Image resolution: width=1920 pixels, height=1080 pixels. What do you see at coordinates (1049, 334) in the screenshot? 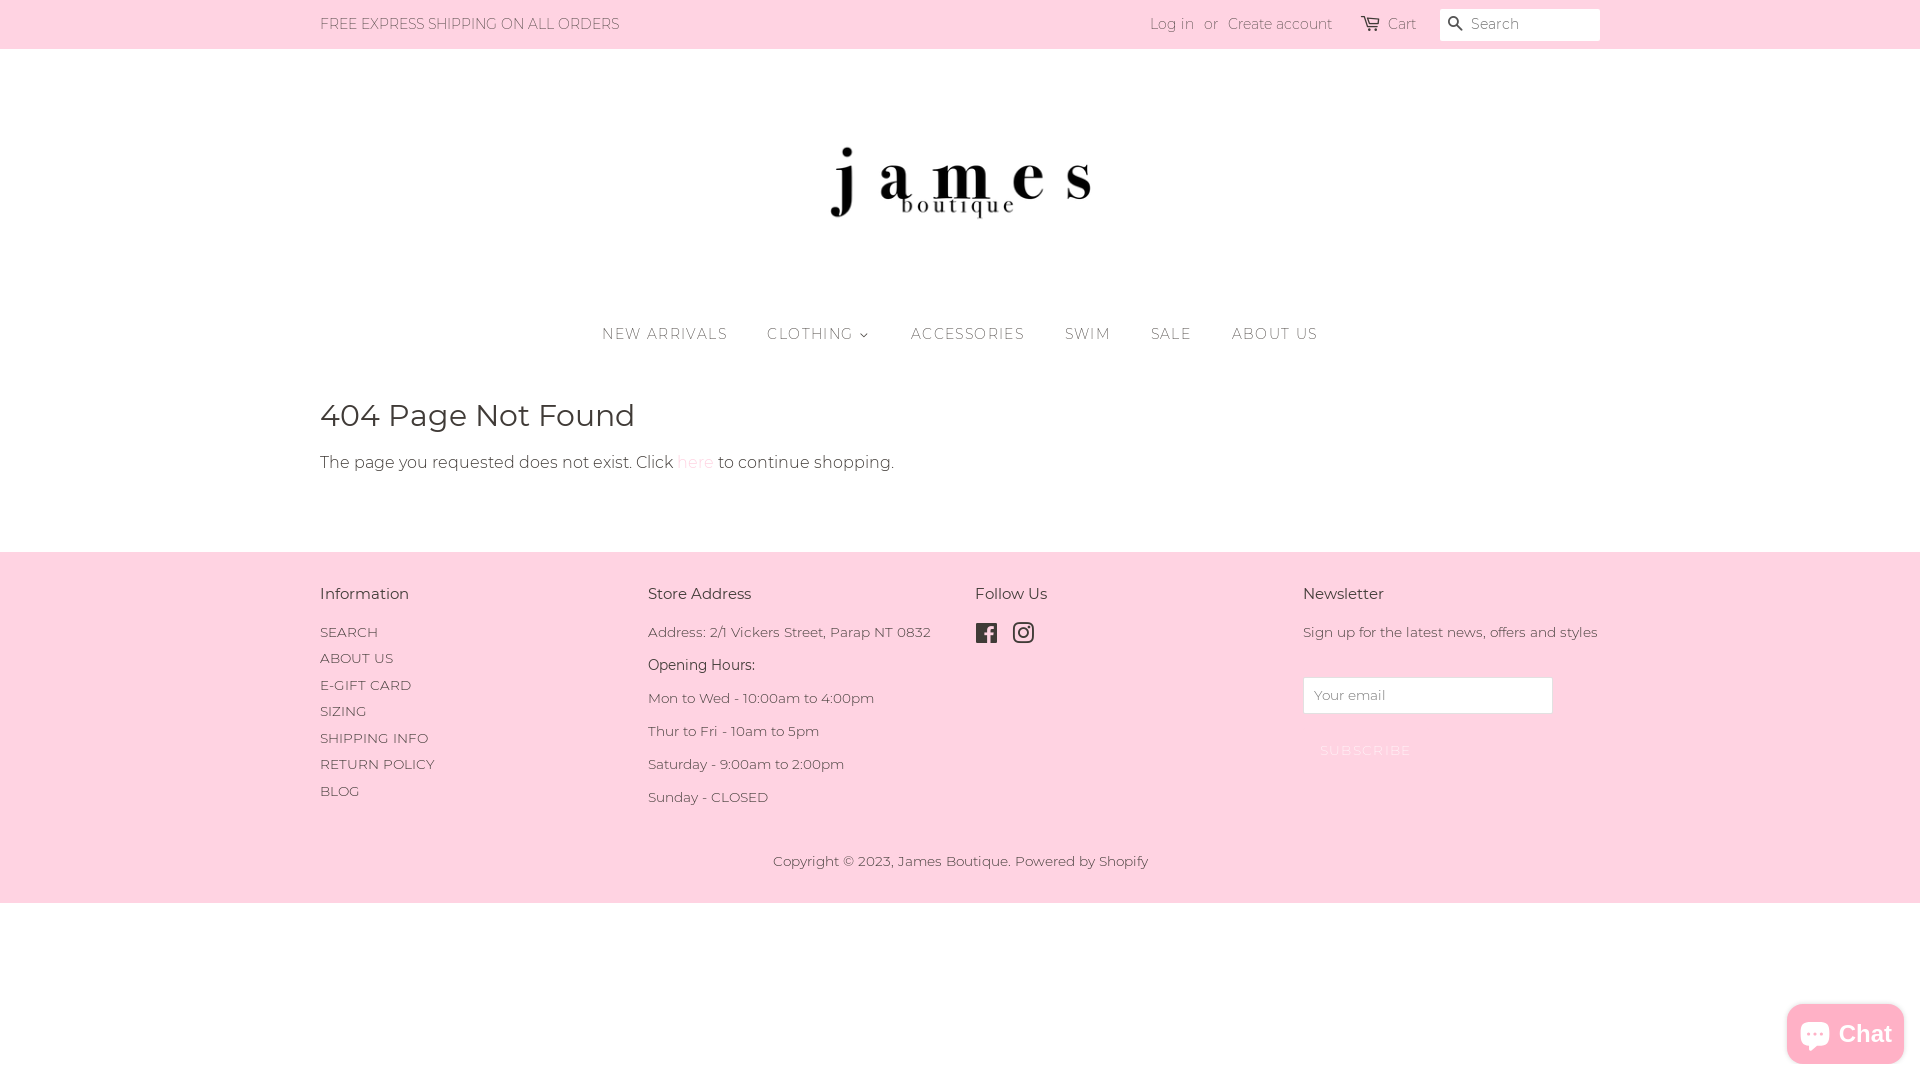
I see `'SWIM'` at bounding box center [1049, 334].